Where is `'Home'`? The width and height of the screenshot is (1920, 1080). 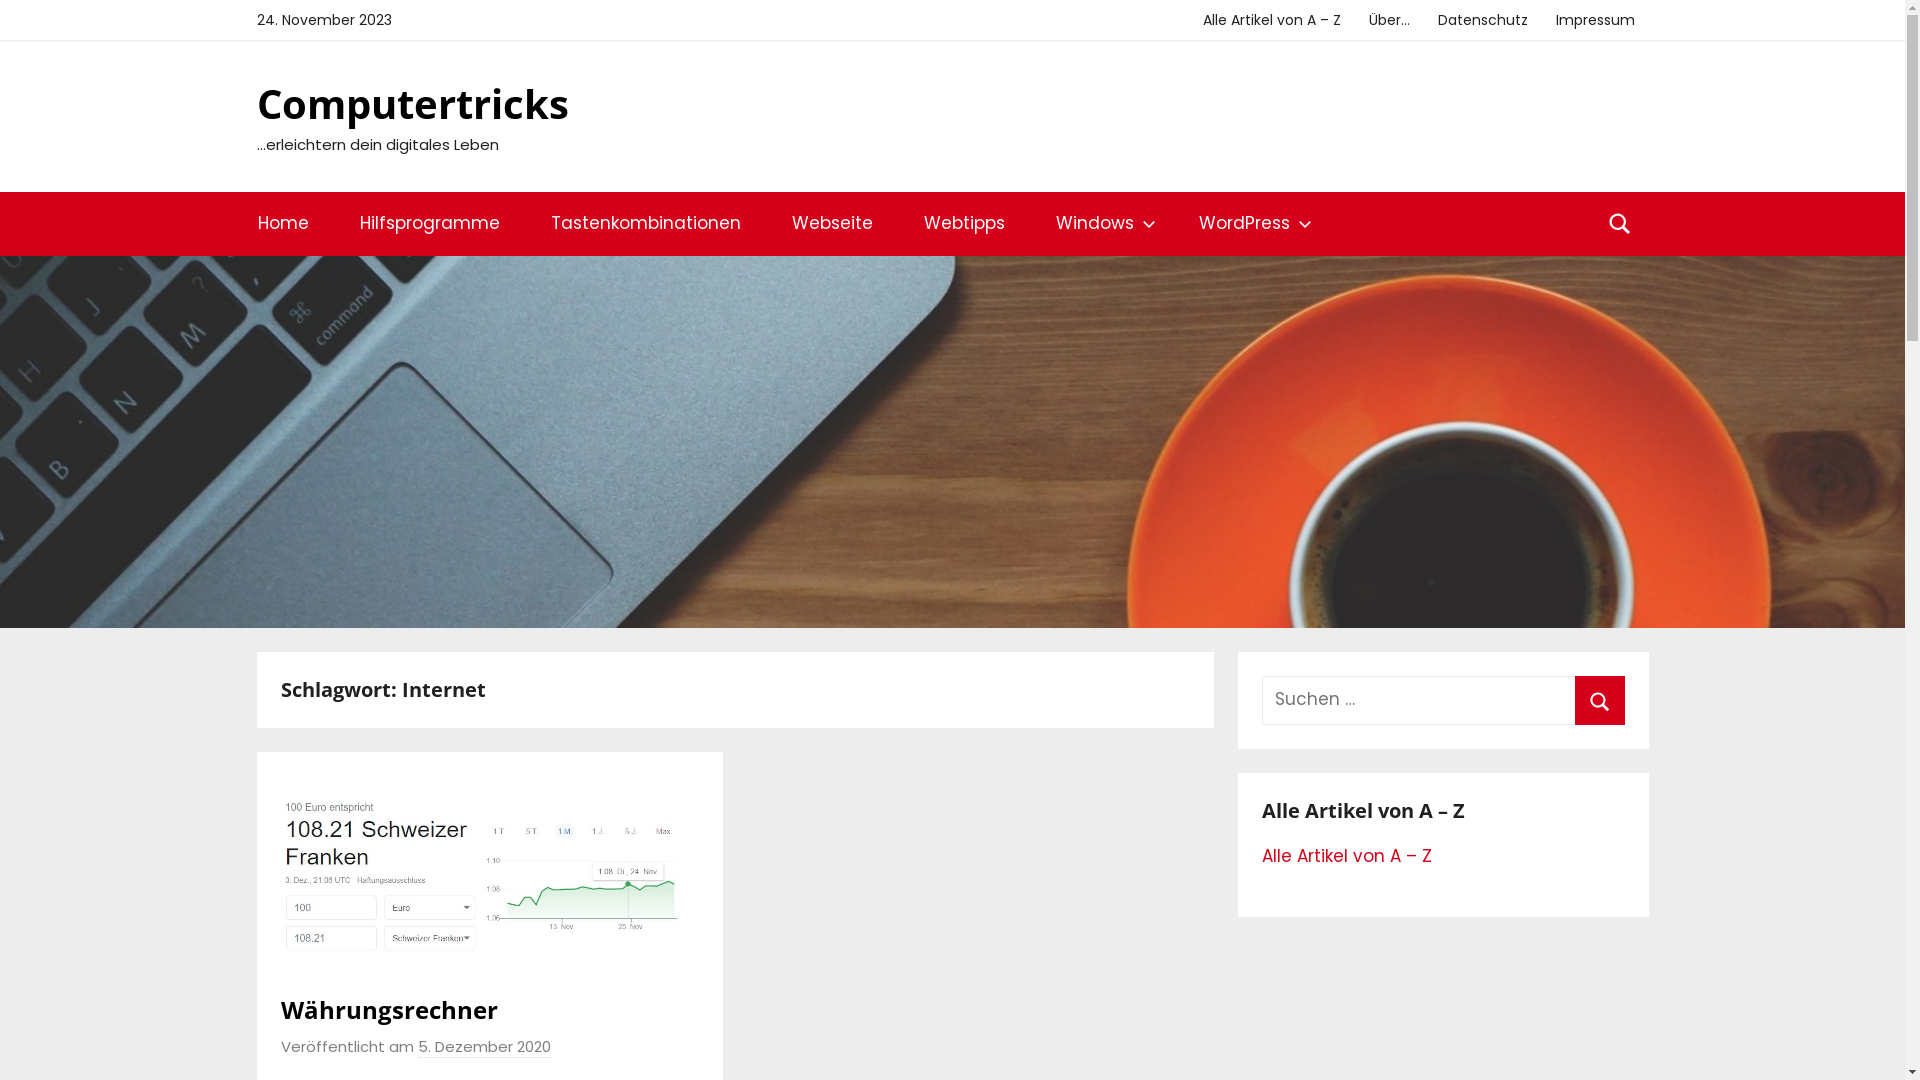
'Home' is located at coordinates (282, 223).